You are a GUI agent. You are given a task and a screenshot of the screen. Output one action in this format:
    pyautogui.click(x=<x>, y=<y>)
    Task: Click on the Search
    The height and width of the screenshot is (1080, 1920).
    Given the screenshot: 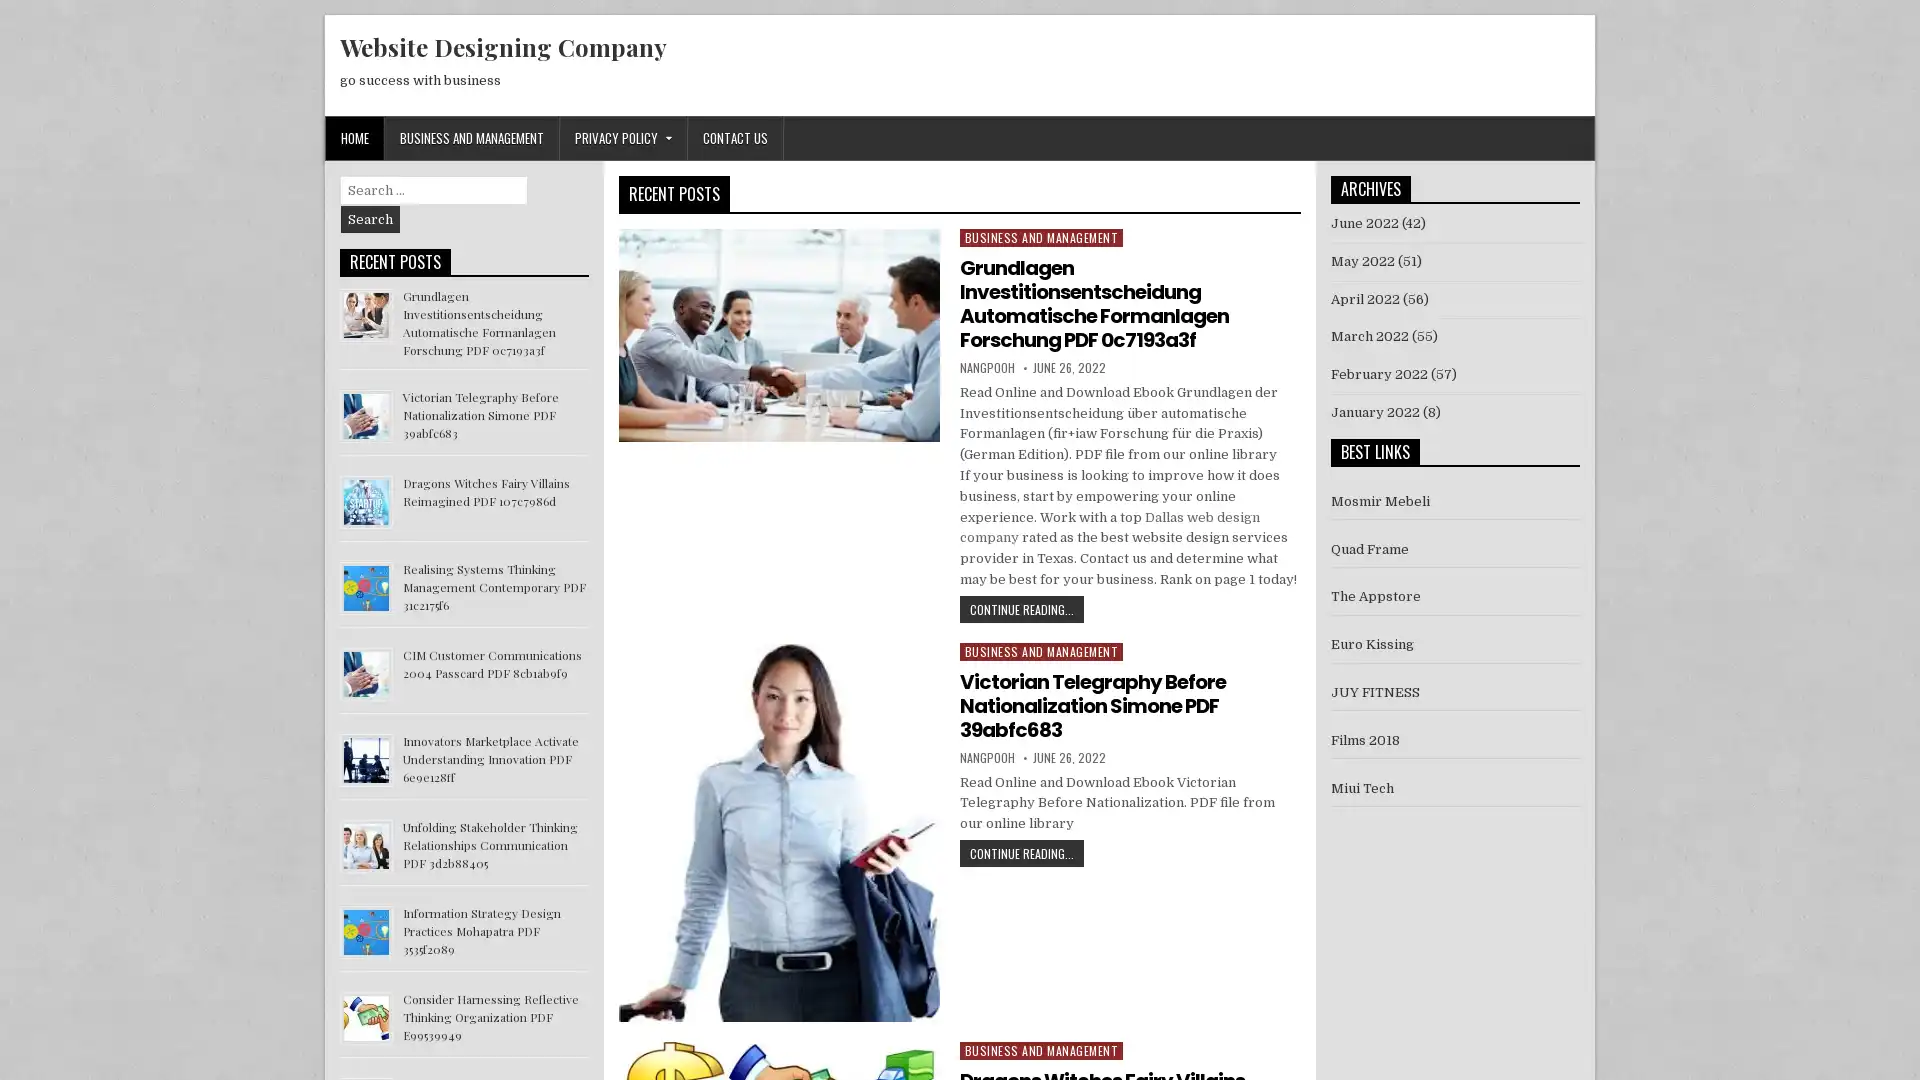 What is the action you would take?
    pyautogui.click(x=370, y=219)
    